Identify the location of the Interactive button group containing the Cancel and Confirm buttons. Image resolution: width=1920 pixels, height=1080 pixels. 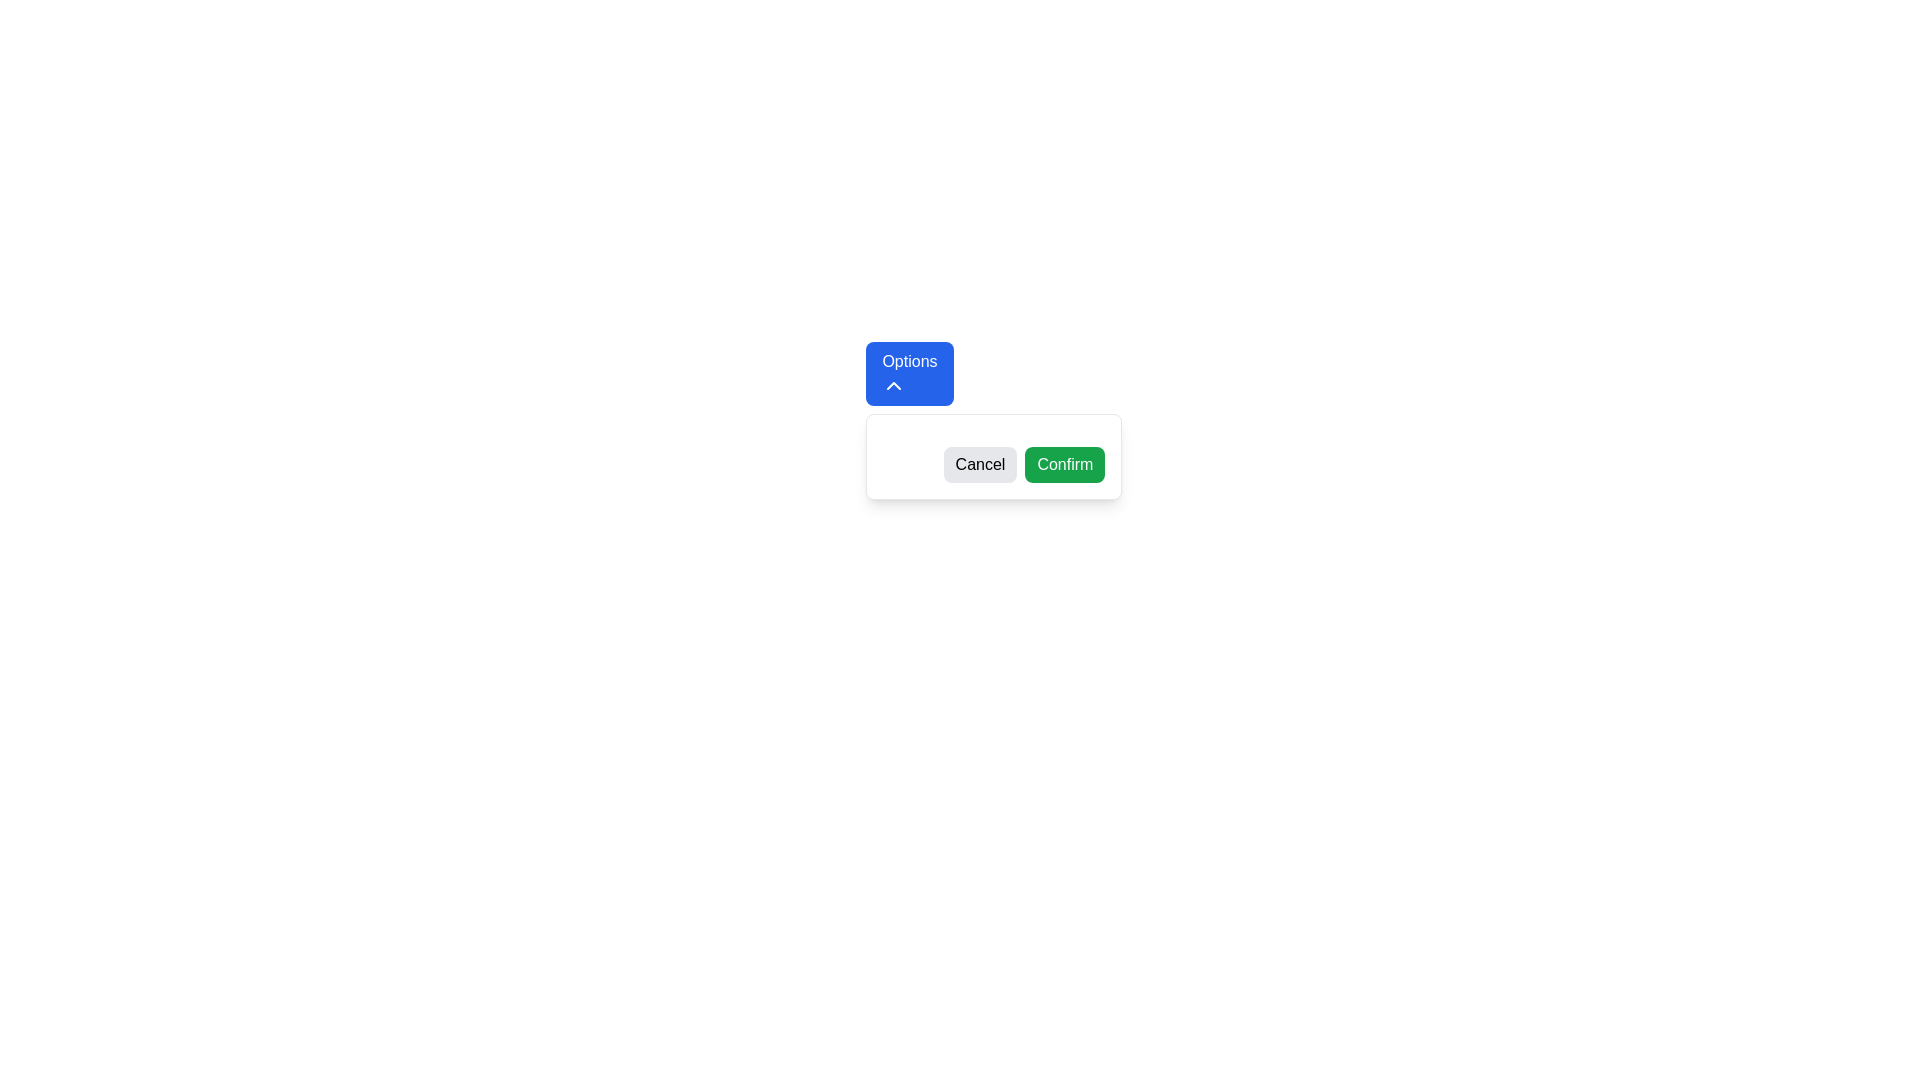
(994, 456).